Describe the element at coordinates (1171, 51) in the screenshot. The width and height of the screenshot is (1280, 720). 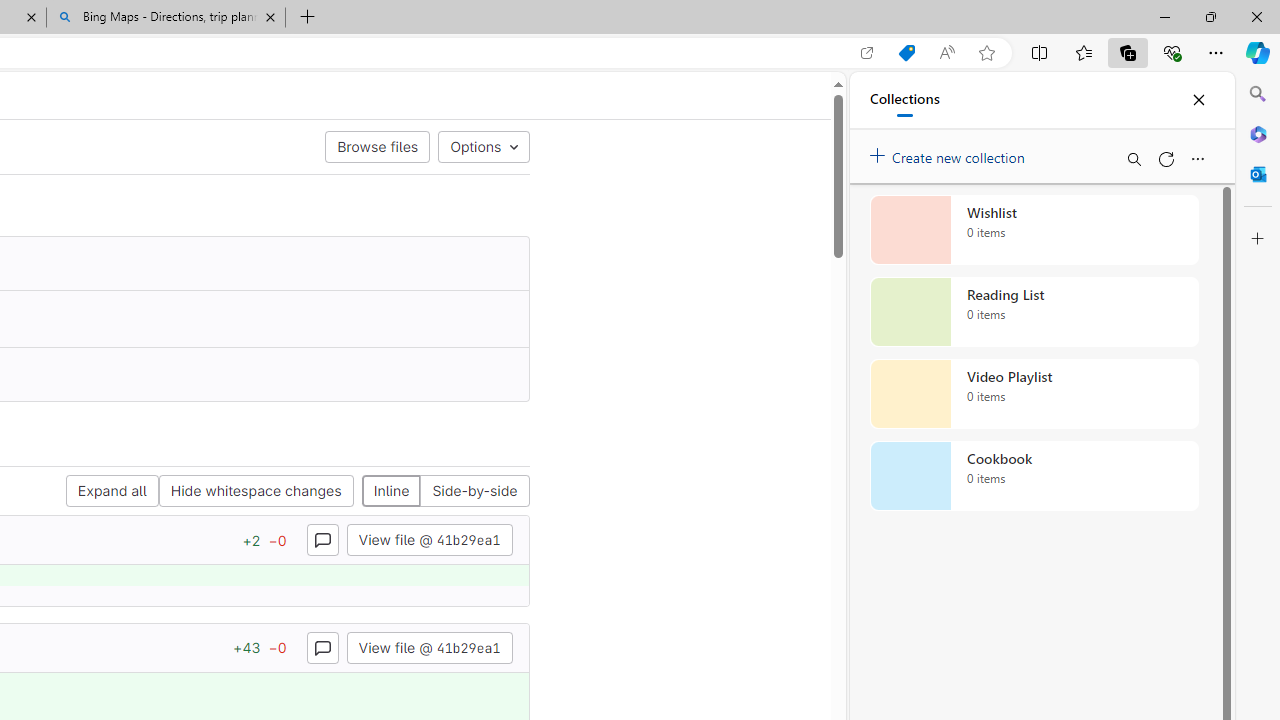
I see `'Browser essentials'` at that location.